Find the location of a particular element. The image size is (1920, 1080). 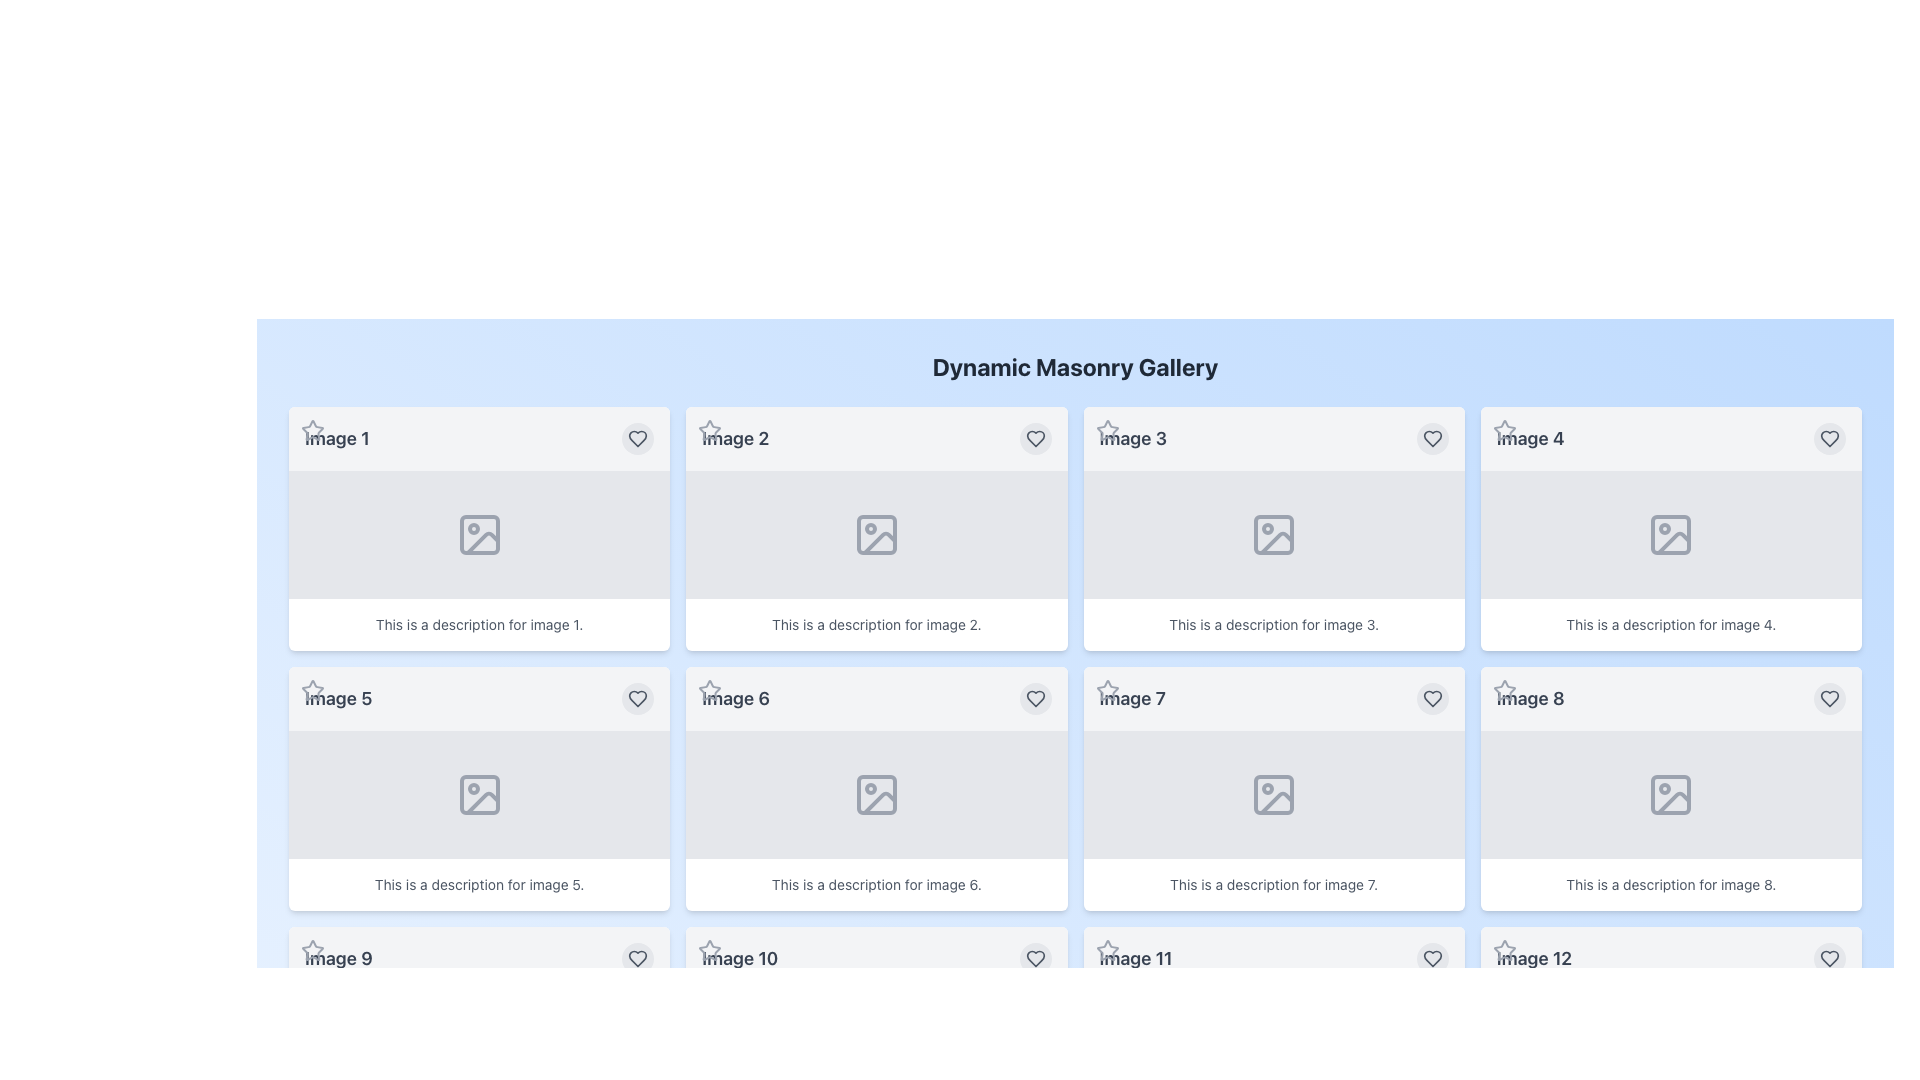

image placeholder located in the second row, first column of the grid layout, directly beneath the 'Image 5' title is located at coordinates (478, 793).